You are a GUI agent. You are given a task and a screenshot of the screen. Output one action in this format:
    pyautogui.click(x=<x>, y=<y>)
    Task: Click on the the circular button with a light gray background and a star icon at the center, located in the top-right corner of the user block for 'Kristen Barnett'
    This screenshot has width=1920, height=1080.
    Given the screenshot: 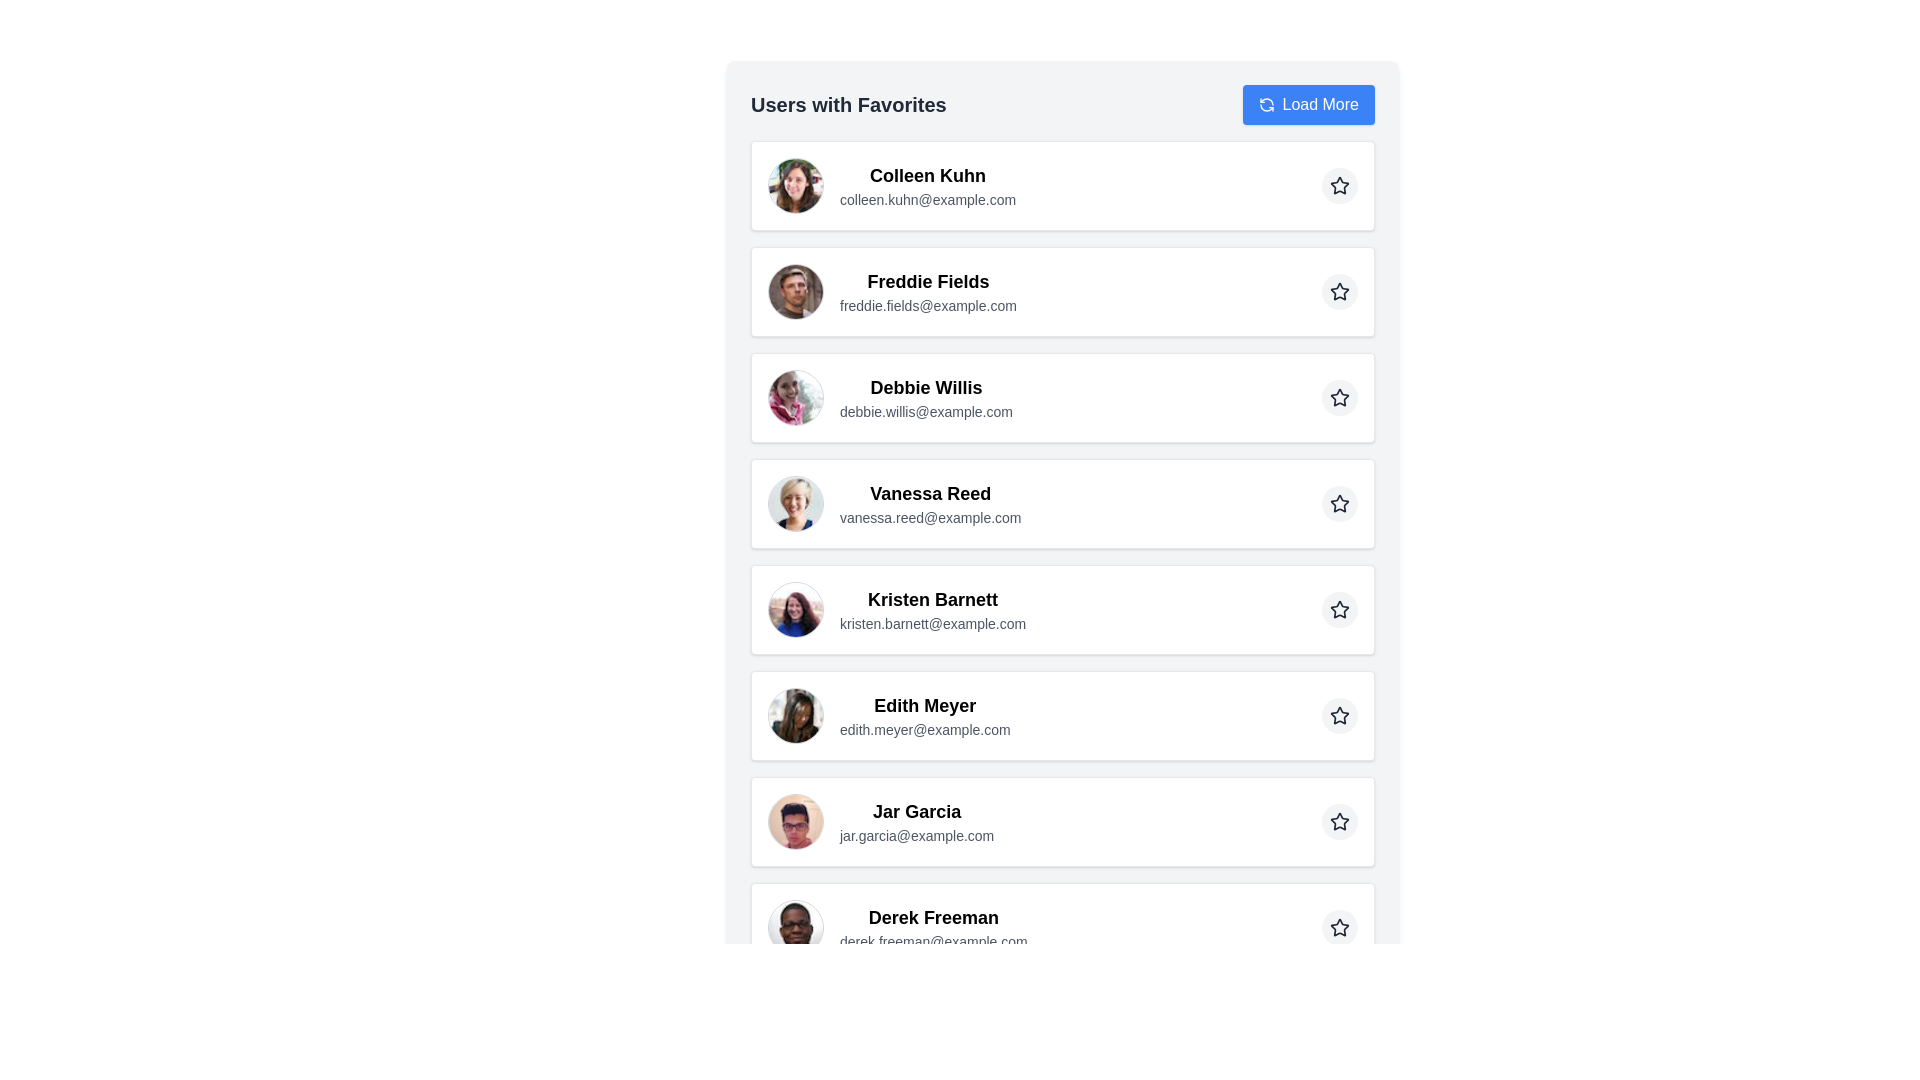 What is the action you would take?
    pyautogui.click(x=1339, y=608)
    